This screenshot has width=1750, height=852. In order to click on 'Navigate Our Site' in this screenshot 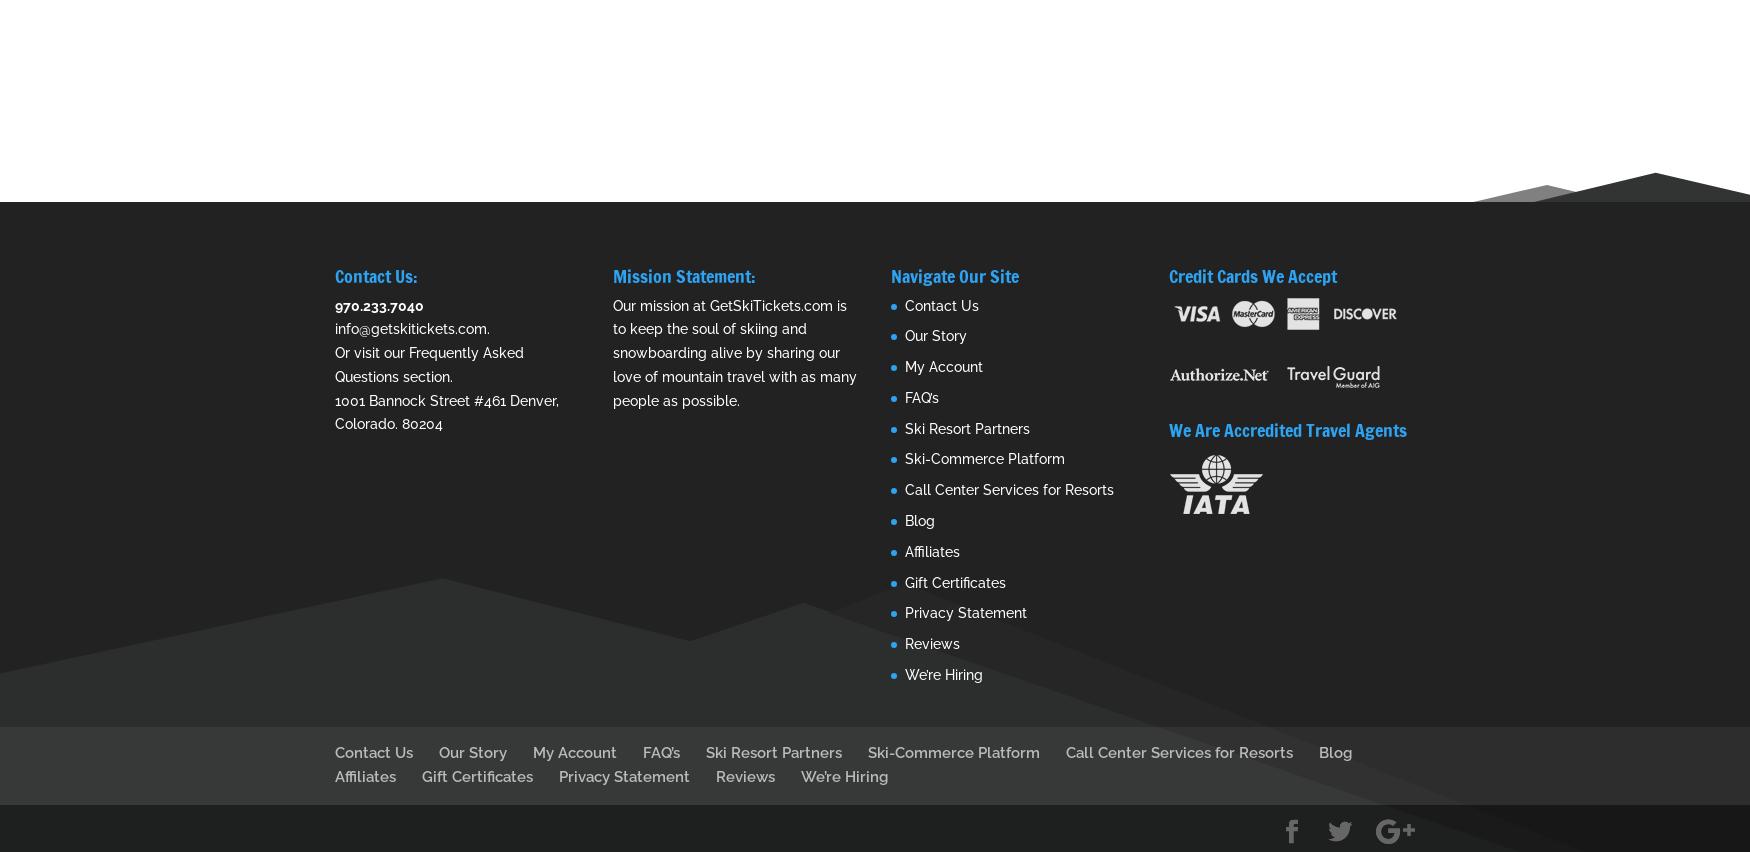, I will do `click(954, 275)`.